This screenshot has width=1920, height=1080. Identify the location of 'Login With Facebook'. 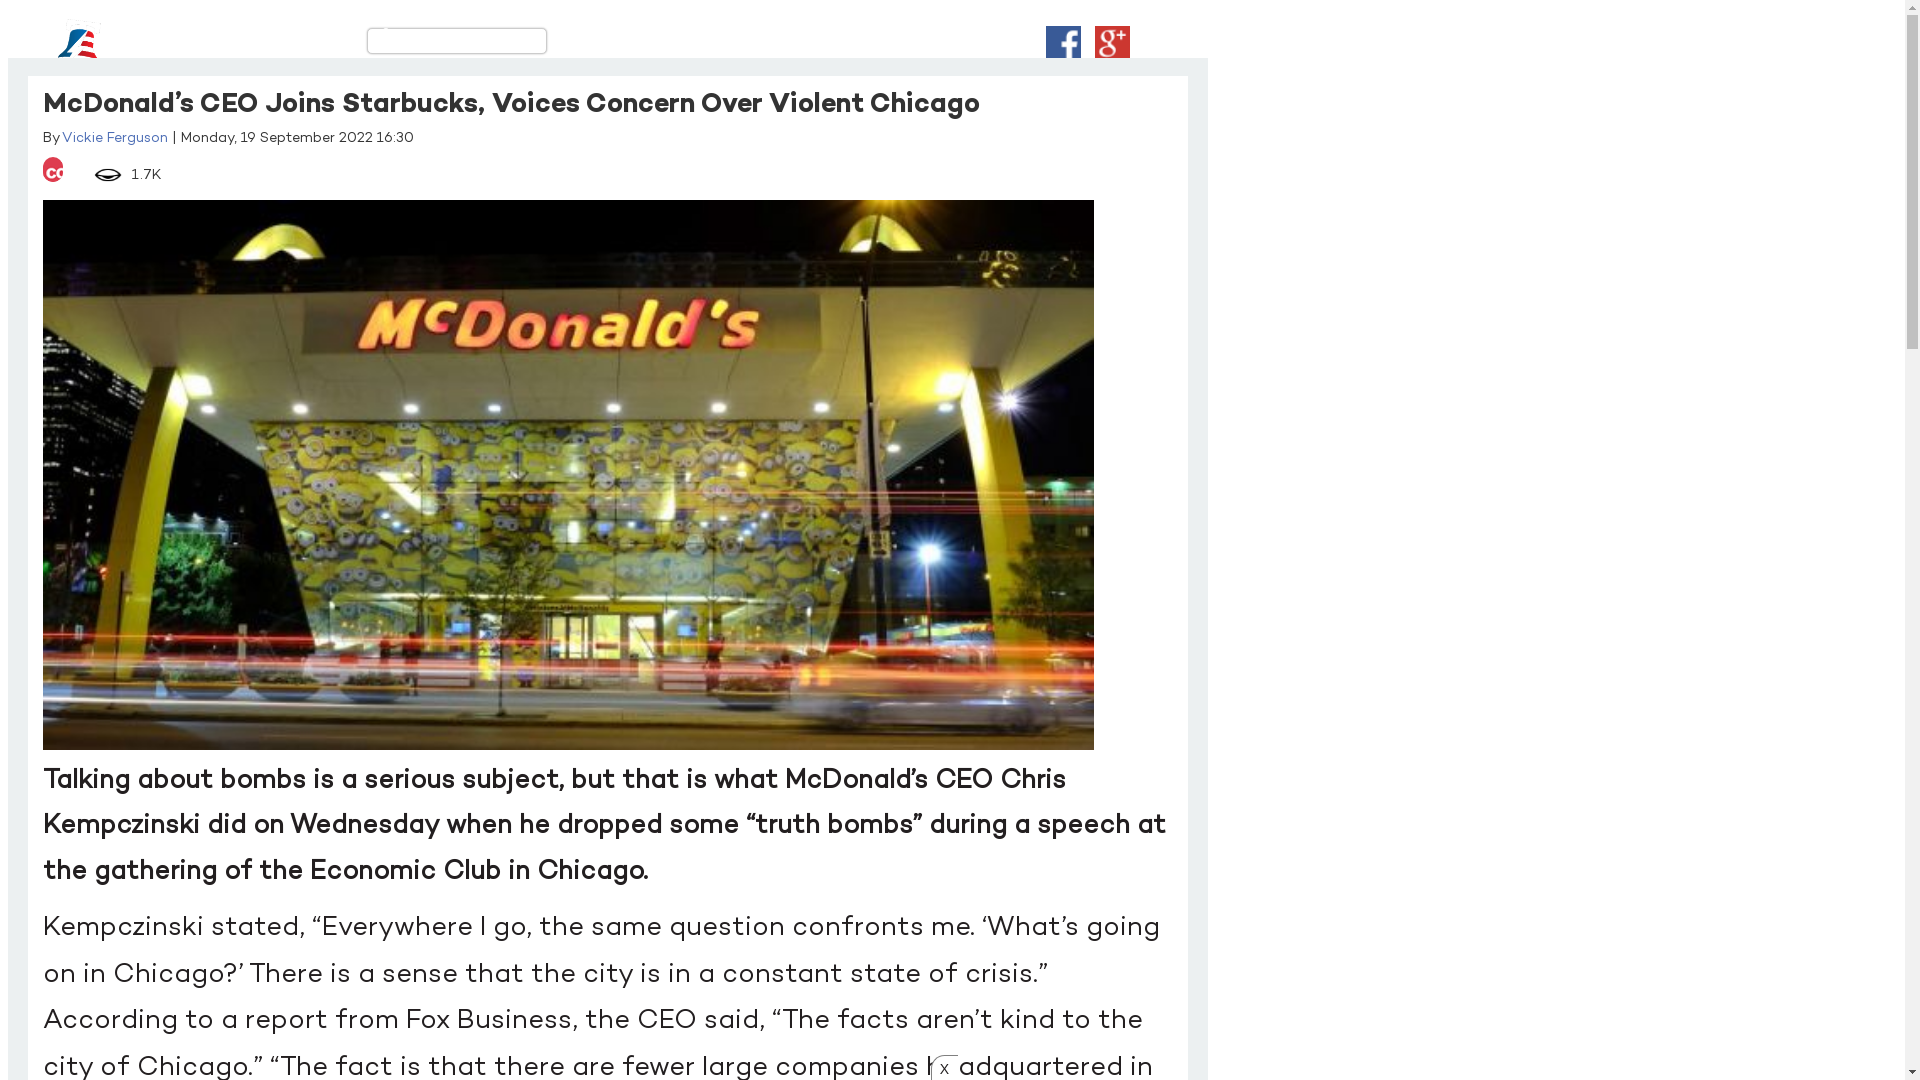
(1062, 43).